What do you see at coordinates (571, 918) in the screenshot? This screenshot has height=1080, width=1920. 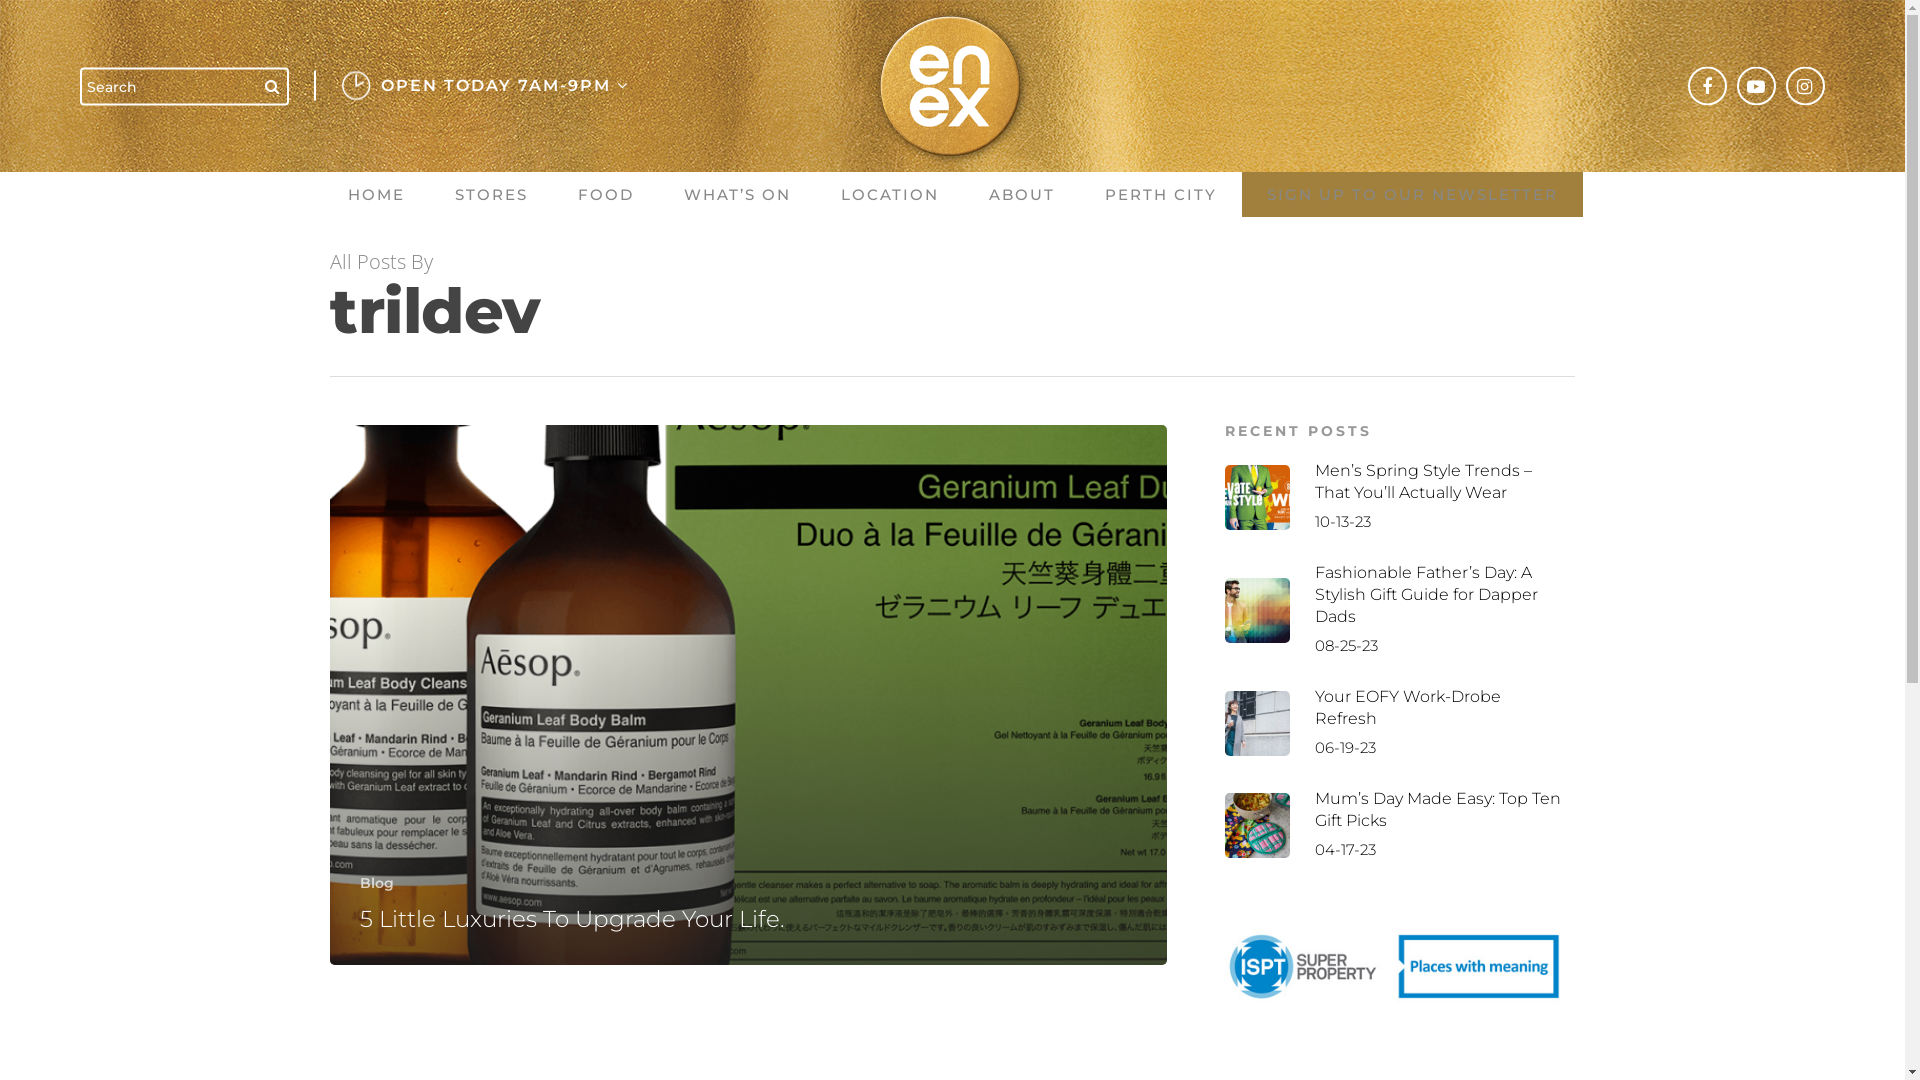 I see `'5 Little Luxuries To Upgrade Your Life.'` at bounding box center [571, 918].